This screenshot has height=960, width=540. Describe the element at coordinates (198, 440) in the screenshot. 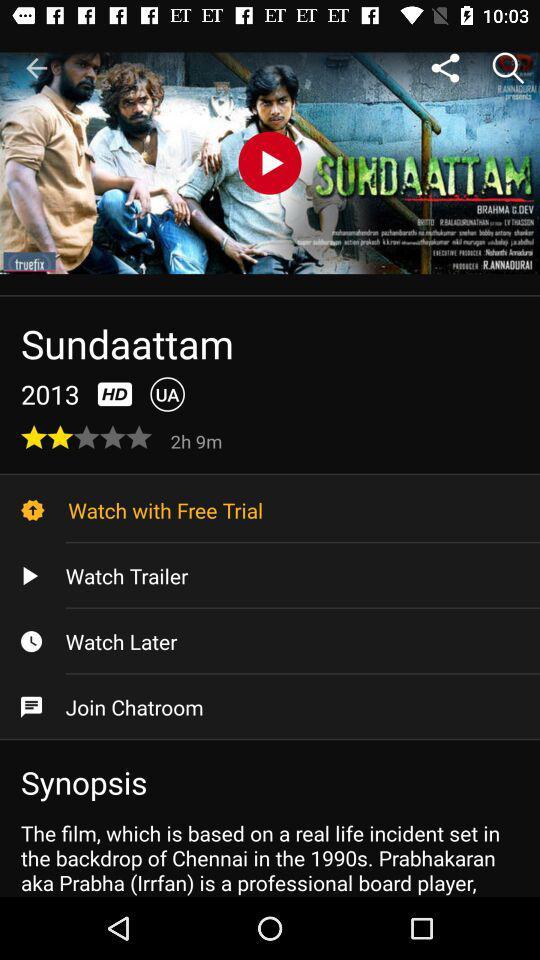

I see `icon below the ua item` at that location.